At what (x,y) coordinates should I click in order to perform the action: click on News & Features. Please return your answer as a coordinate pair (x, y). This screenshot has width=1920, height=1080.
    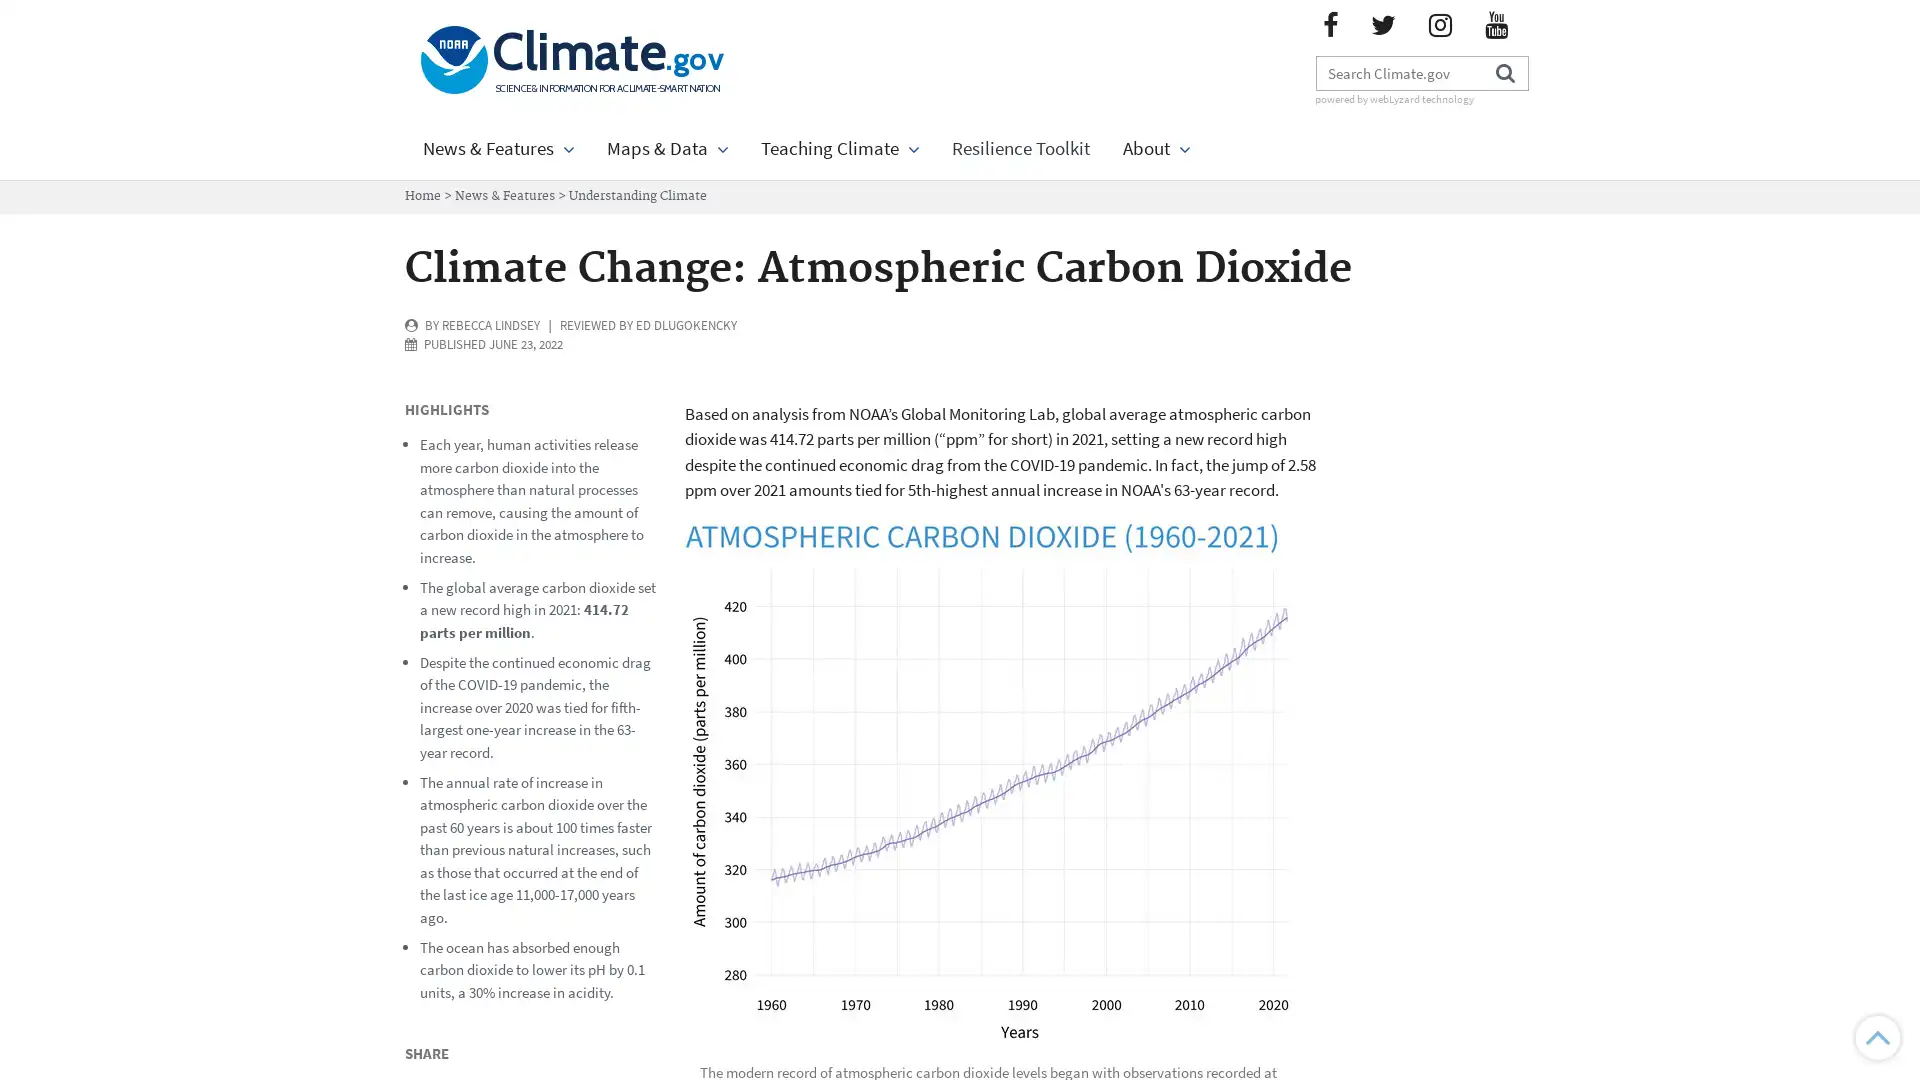
    Looking at the image, I should click on (498, 146).